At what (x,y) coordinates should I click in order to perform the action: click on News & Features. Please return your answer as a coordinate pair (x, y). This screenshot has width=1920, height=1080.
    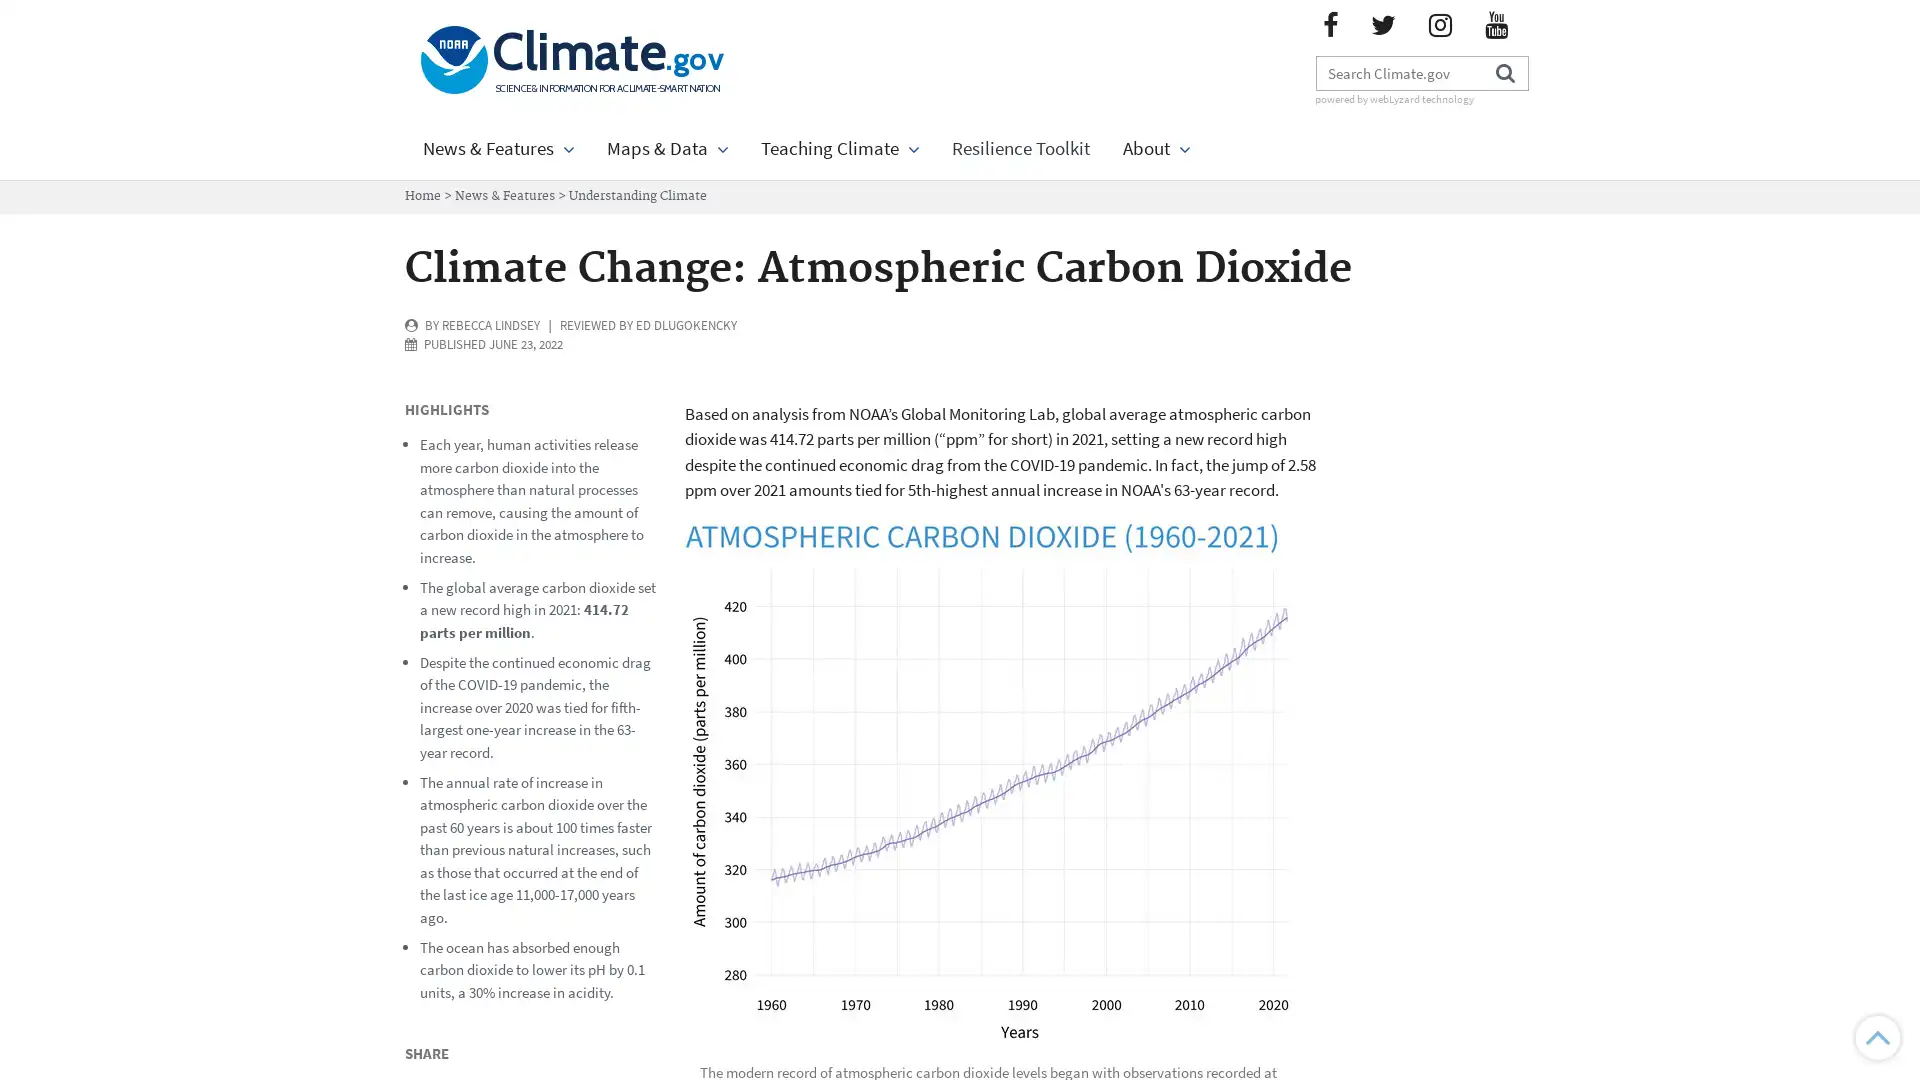
    Looking at the image, I should click on (498, 146).